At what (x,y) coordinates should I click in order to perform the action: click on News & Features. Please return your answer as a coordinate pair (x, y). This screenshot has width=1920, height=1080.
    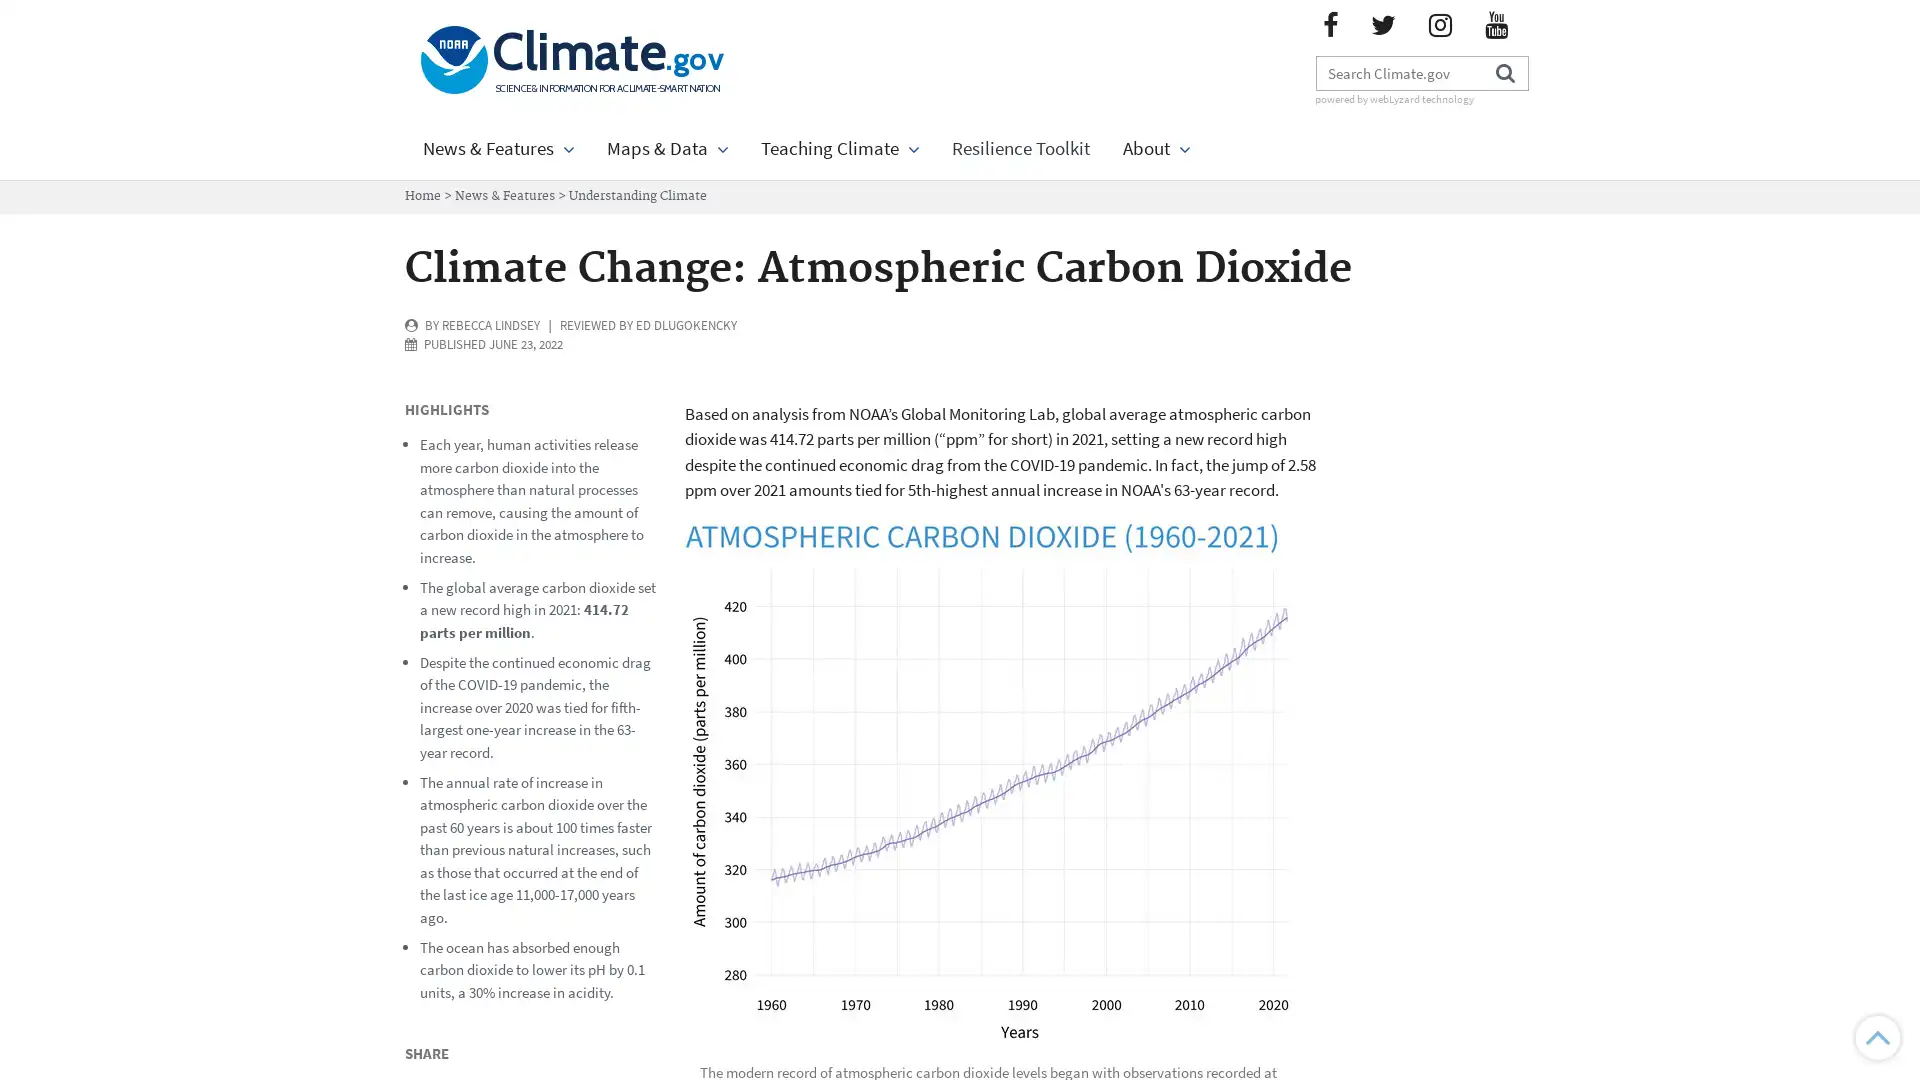
    Looking at the image, I should click on (498, 146).